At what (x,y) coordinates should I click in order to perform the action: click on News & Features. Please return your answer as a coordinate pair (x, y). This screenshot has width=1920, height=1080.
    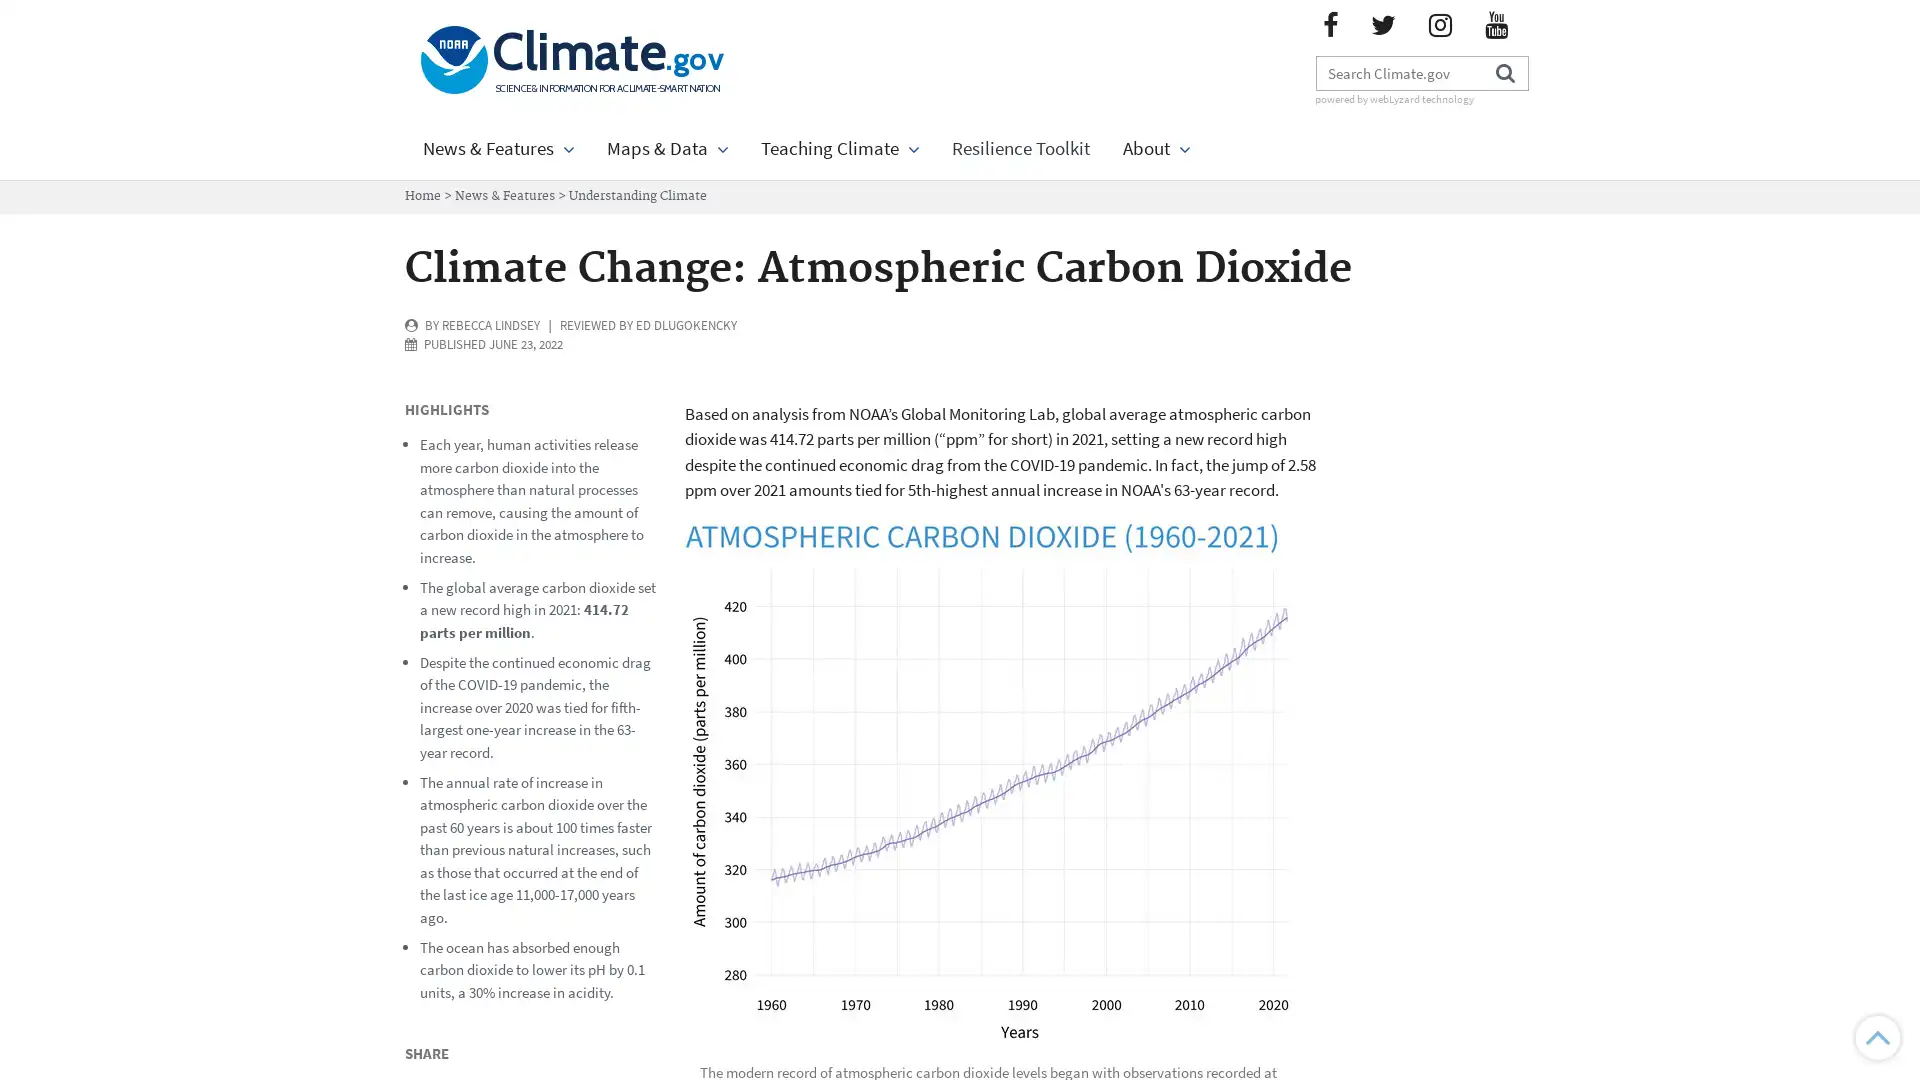
    Looking at the image, I should click on (498, 146).